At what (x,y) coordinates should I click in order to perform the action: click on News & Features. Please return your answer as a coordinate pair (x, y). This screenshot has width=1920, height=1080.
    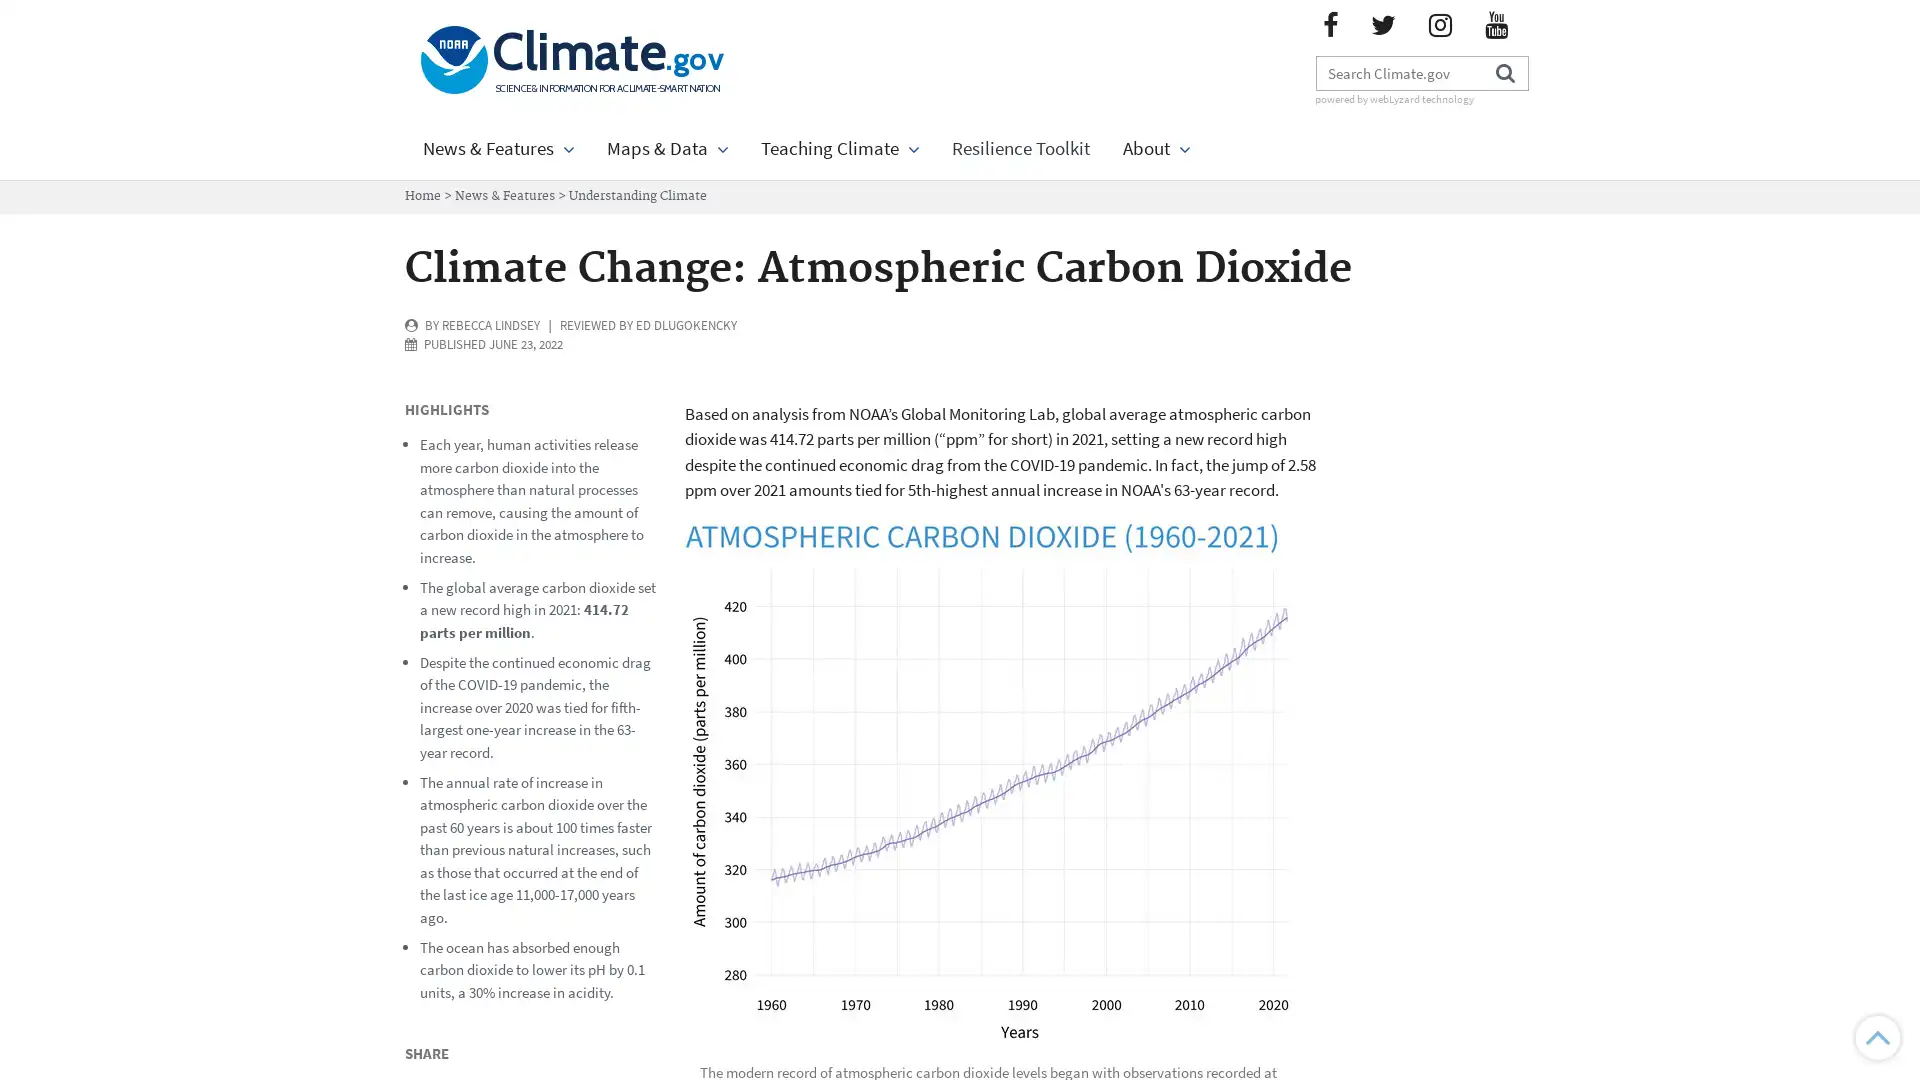
    Looking at the image, I should click on (498, 146).